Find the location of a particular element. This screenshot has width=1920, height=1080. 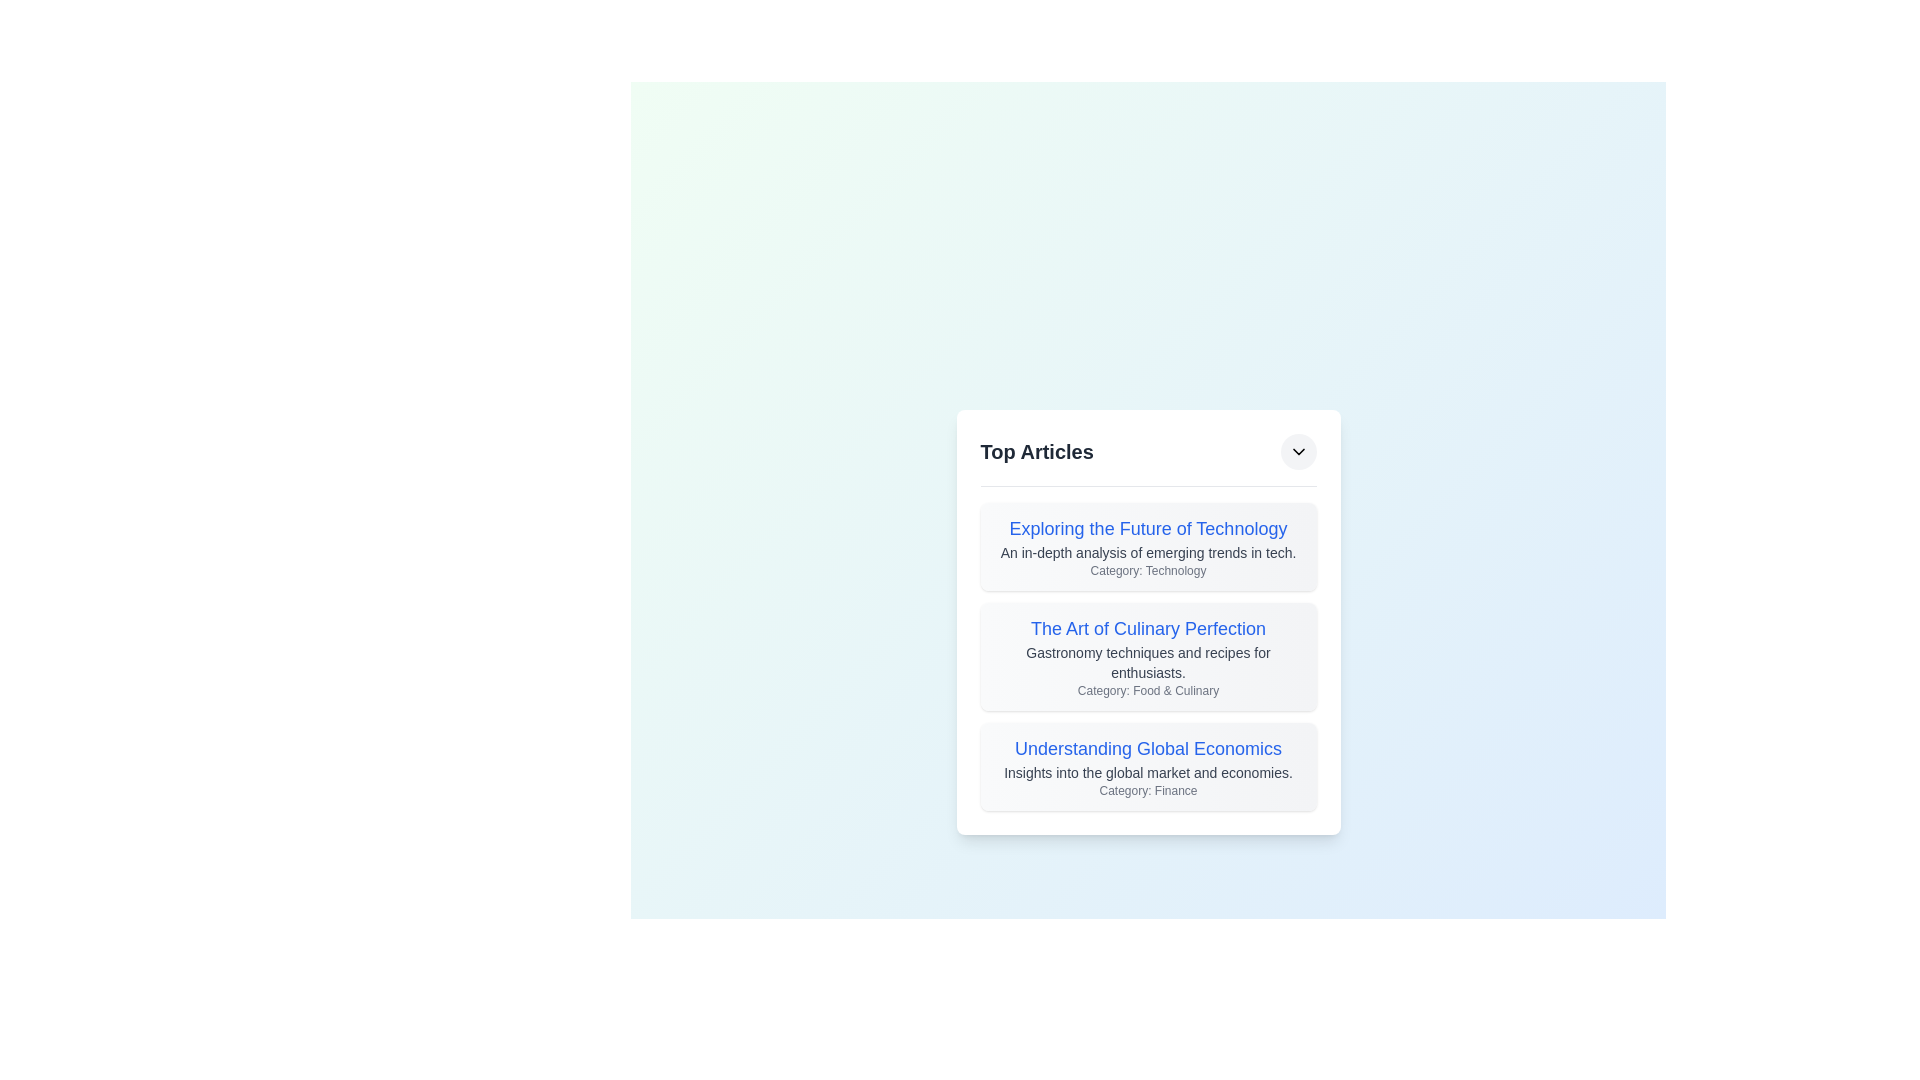

the dropdown button to toggle the visibility of the article list is located at coordinates (1298, 451).